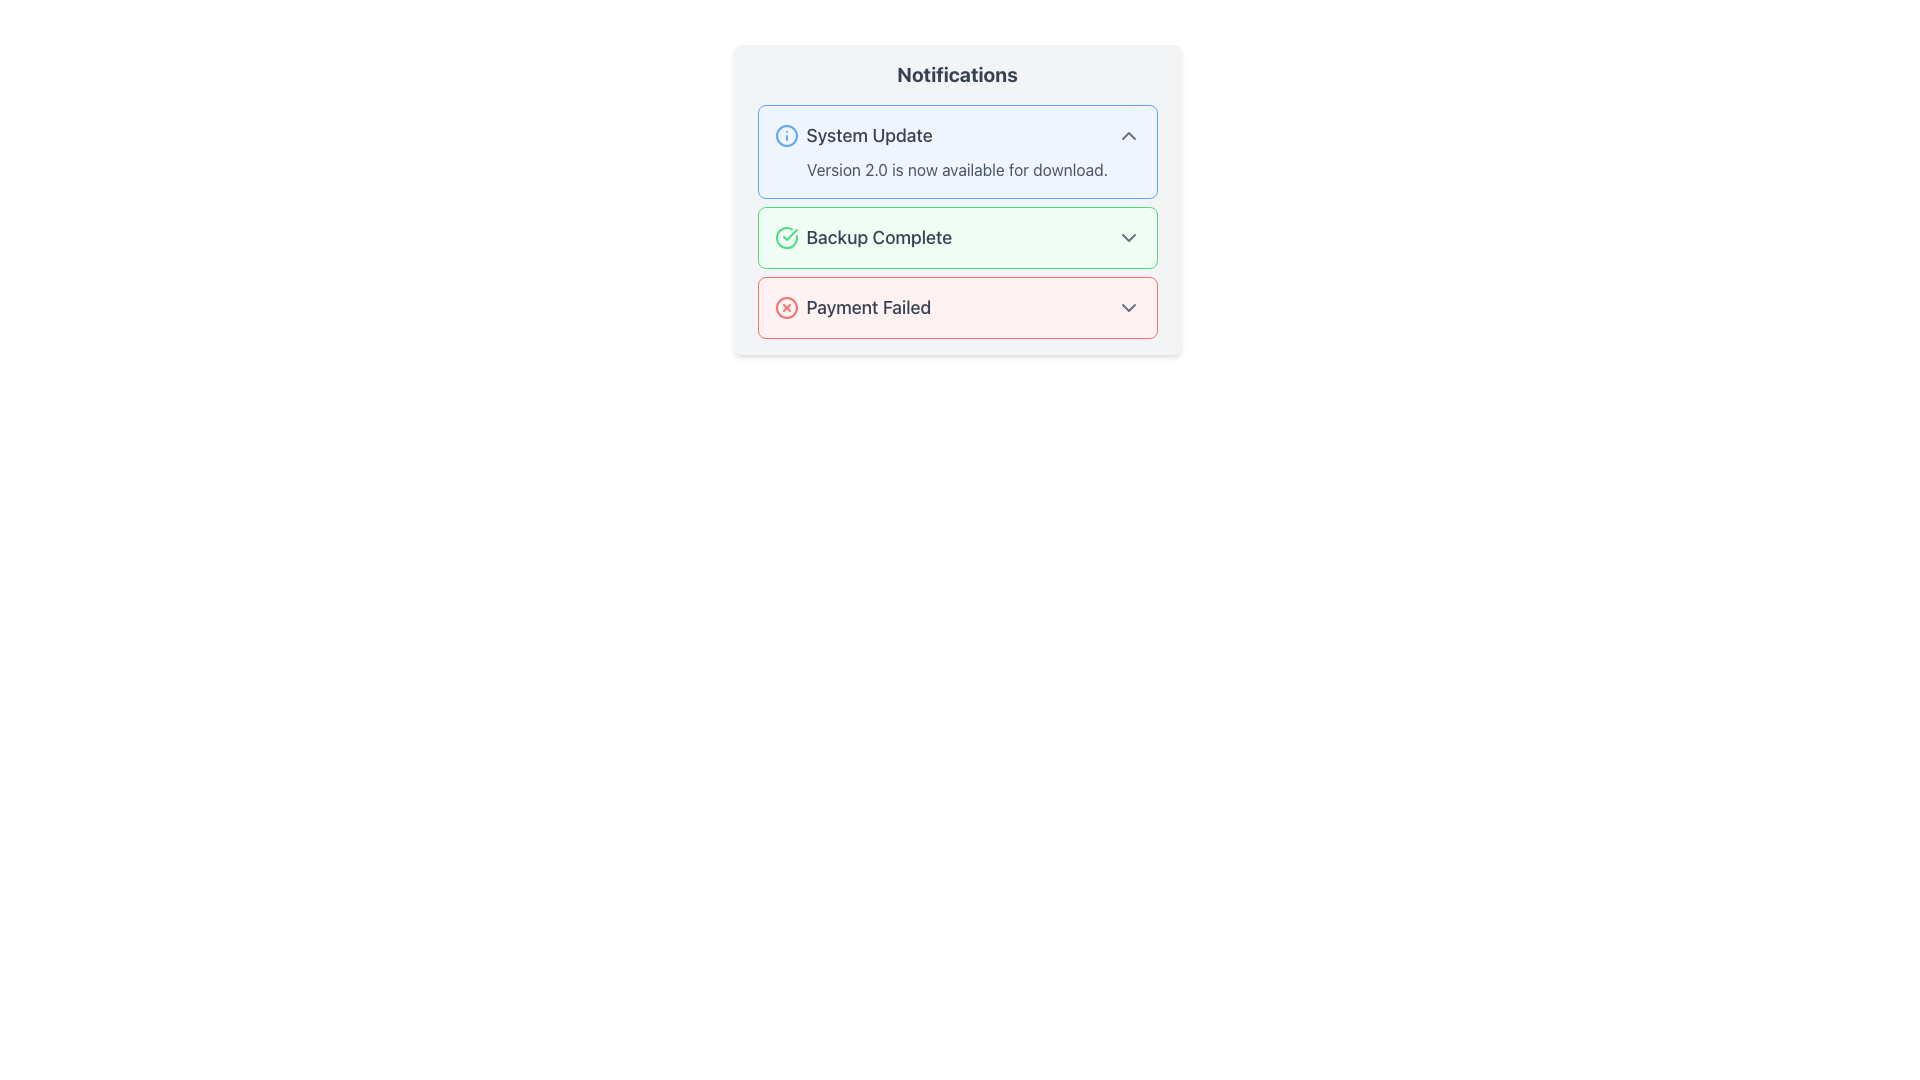 The image size is (1920, 1080). What do you see at coordinates (1128, 308) in the screenshot?
I see `the dropdown toggle button located at the far-right end of the red-highlighted row containing the 'Payment Failed' label` at bounding box center [1128, 308].